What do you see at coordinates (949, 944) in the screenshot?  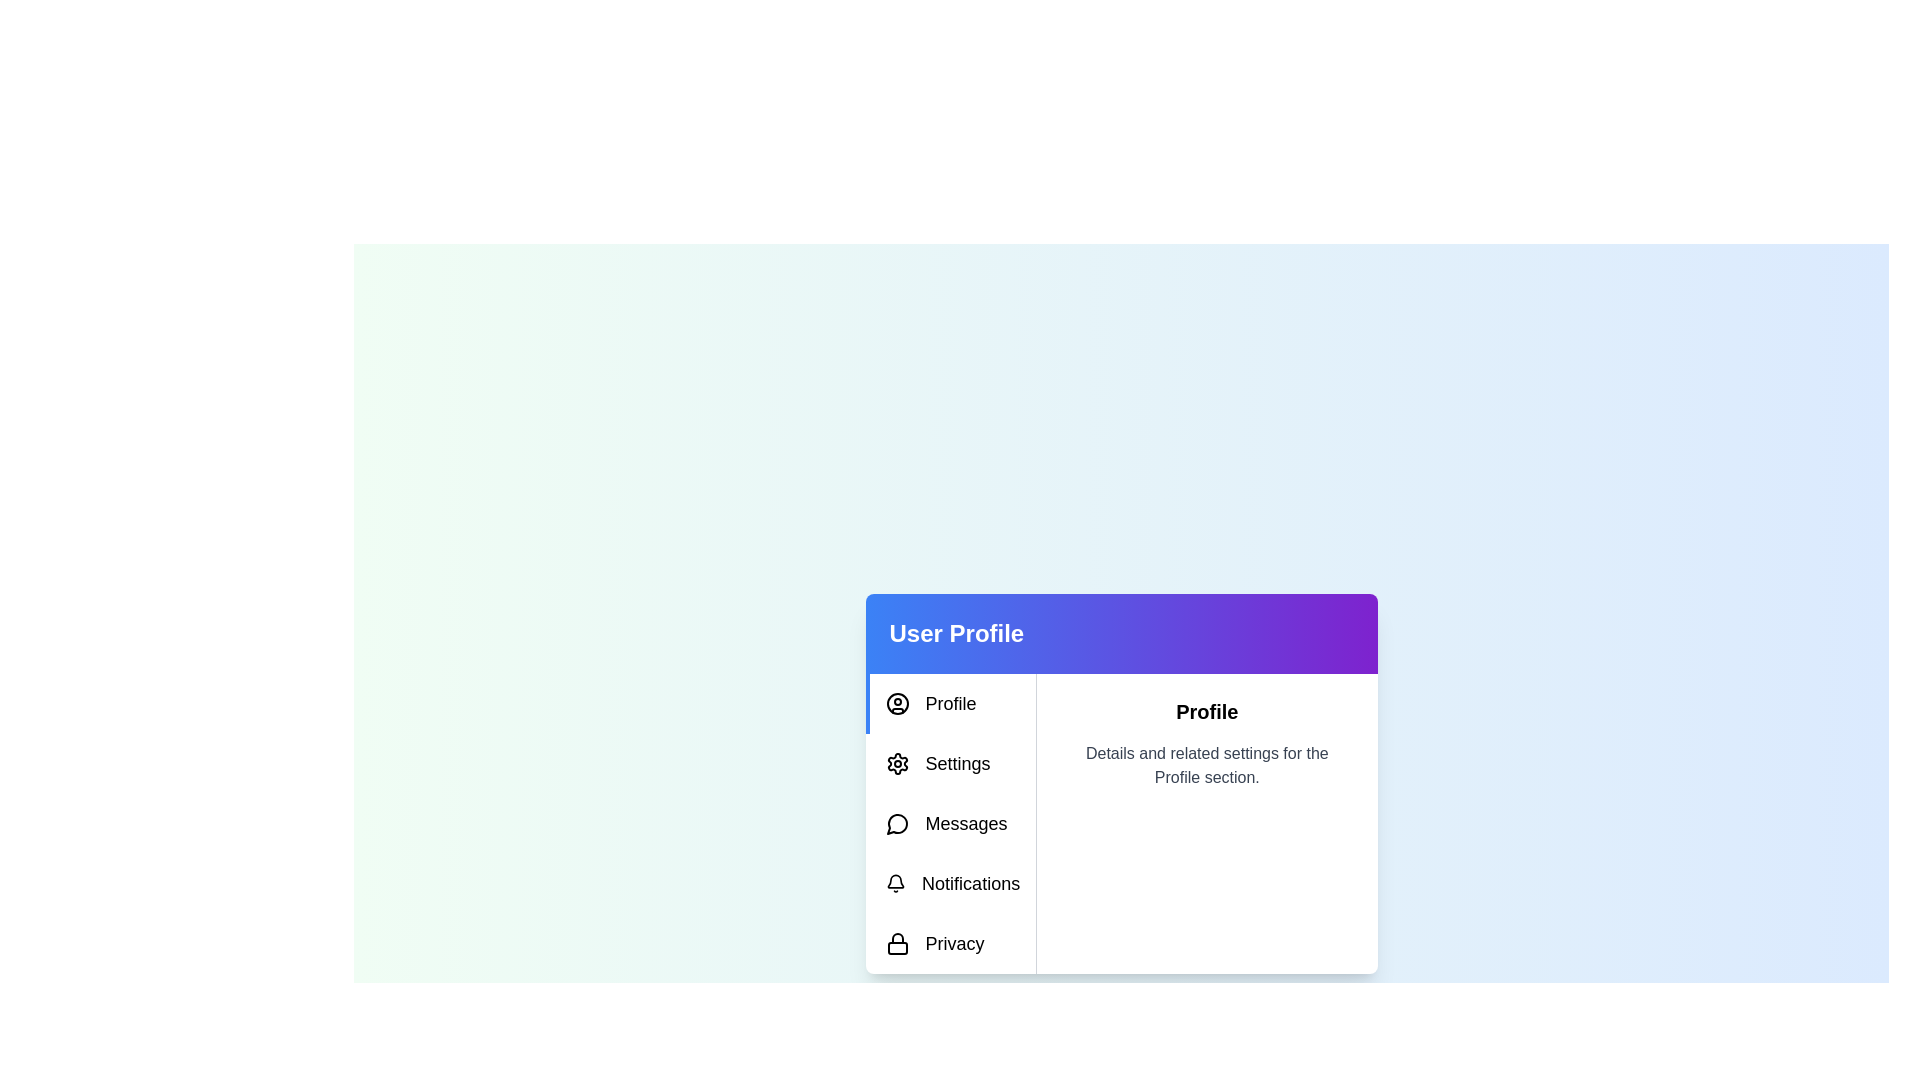 I see `the tab labeled 'Privacy' to display its content` at bounding box center [949, 944].